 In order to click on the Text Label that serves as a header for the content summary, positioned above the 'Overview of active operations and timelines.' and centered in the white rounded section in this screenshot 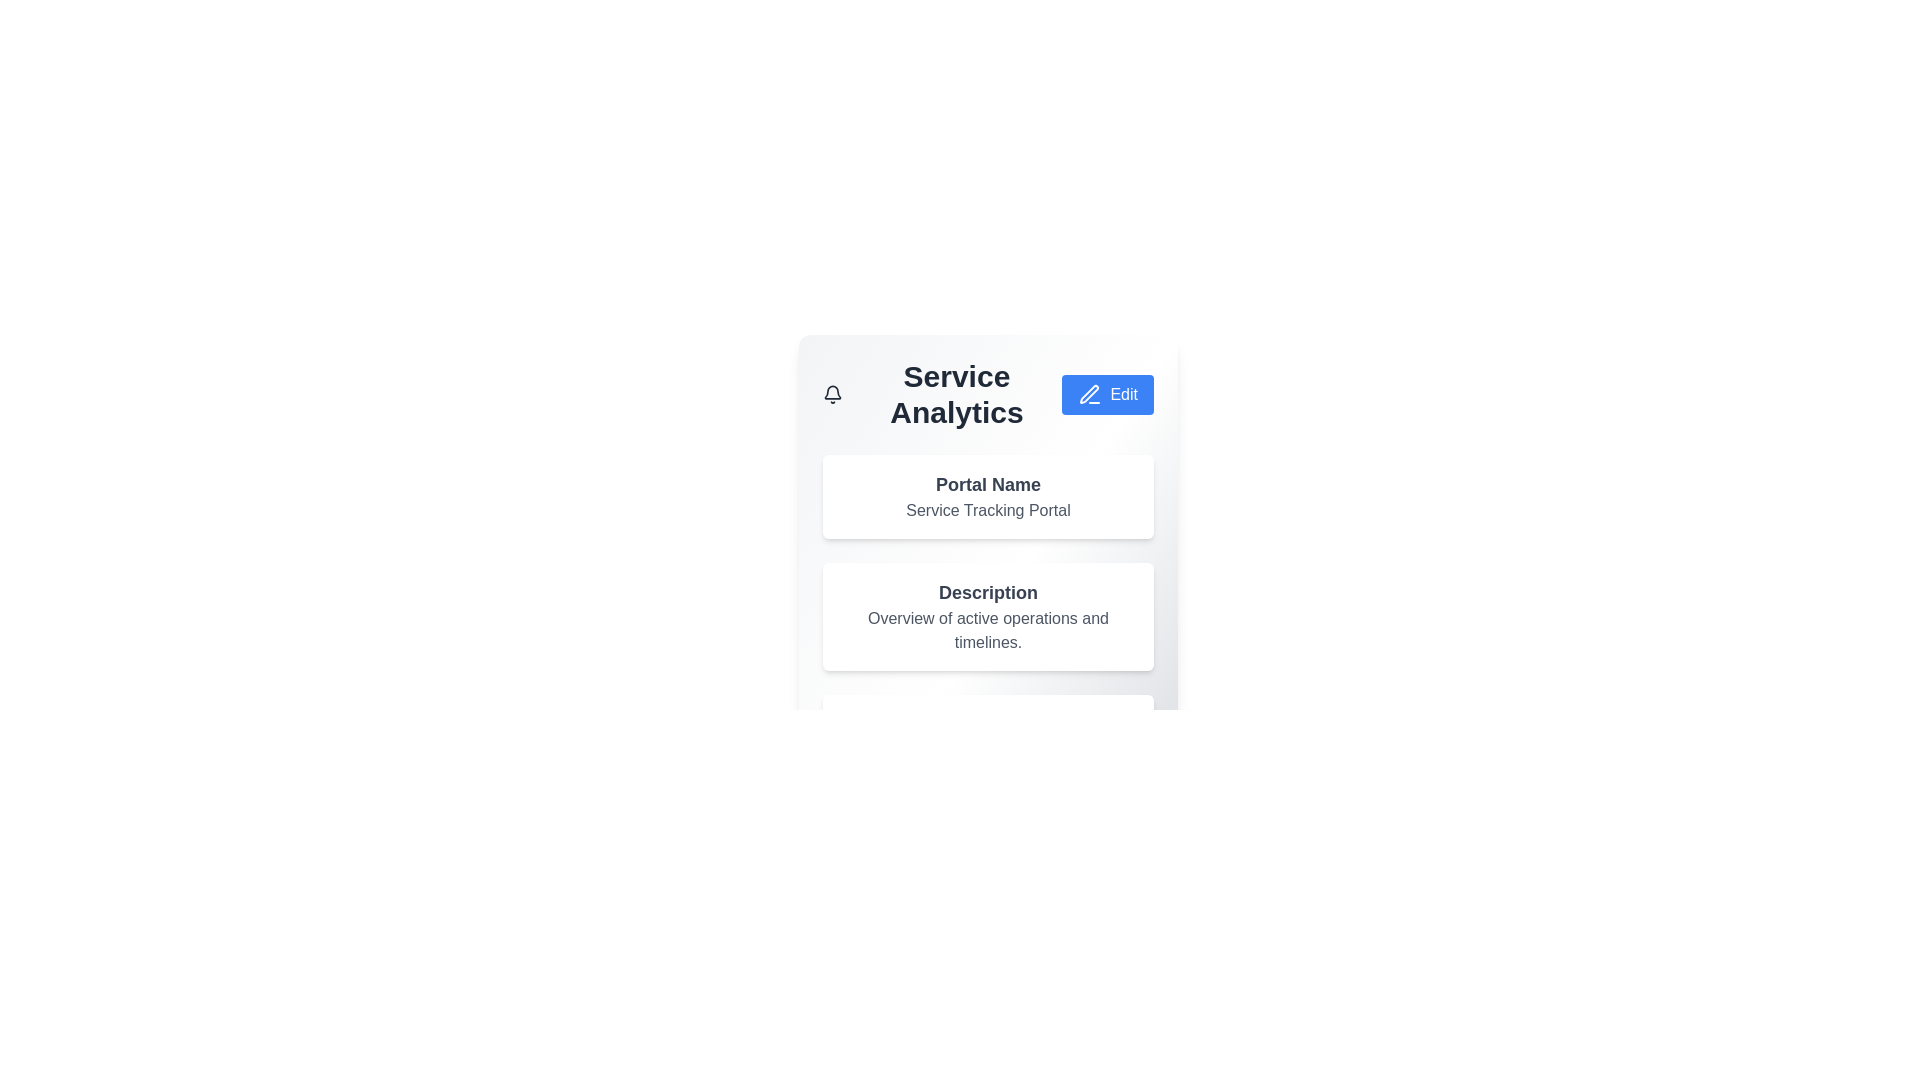, I will do `click(988, 592)`.